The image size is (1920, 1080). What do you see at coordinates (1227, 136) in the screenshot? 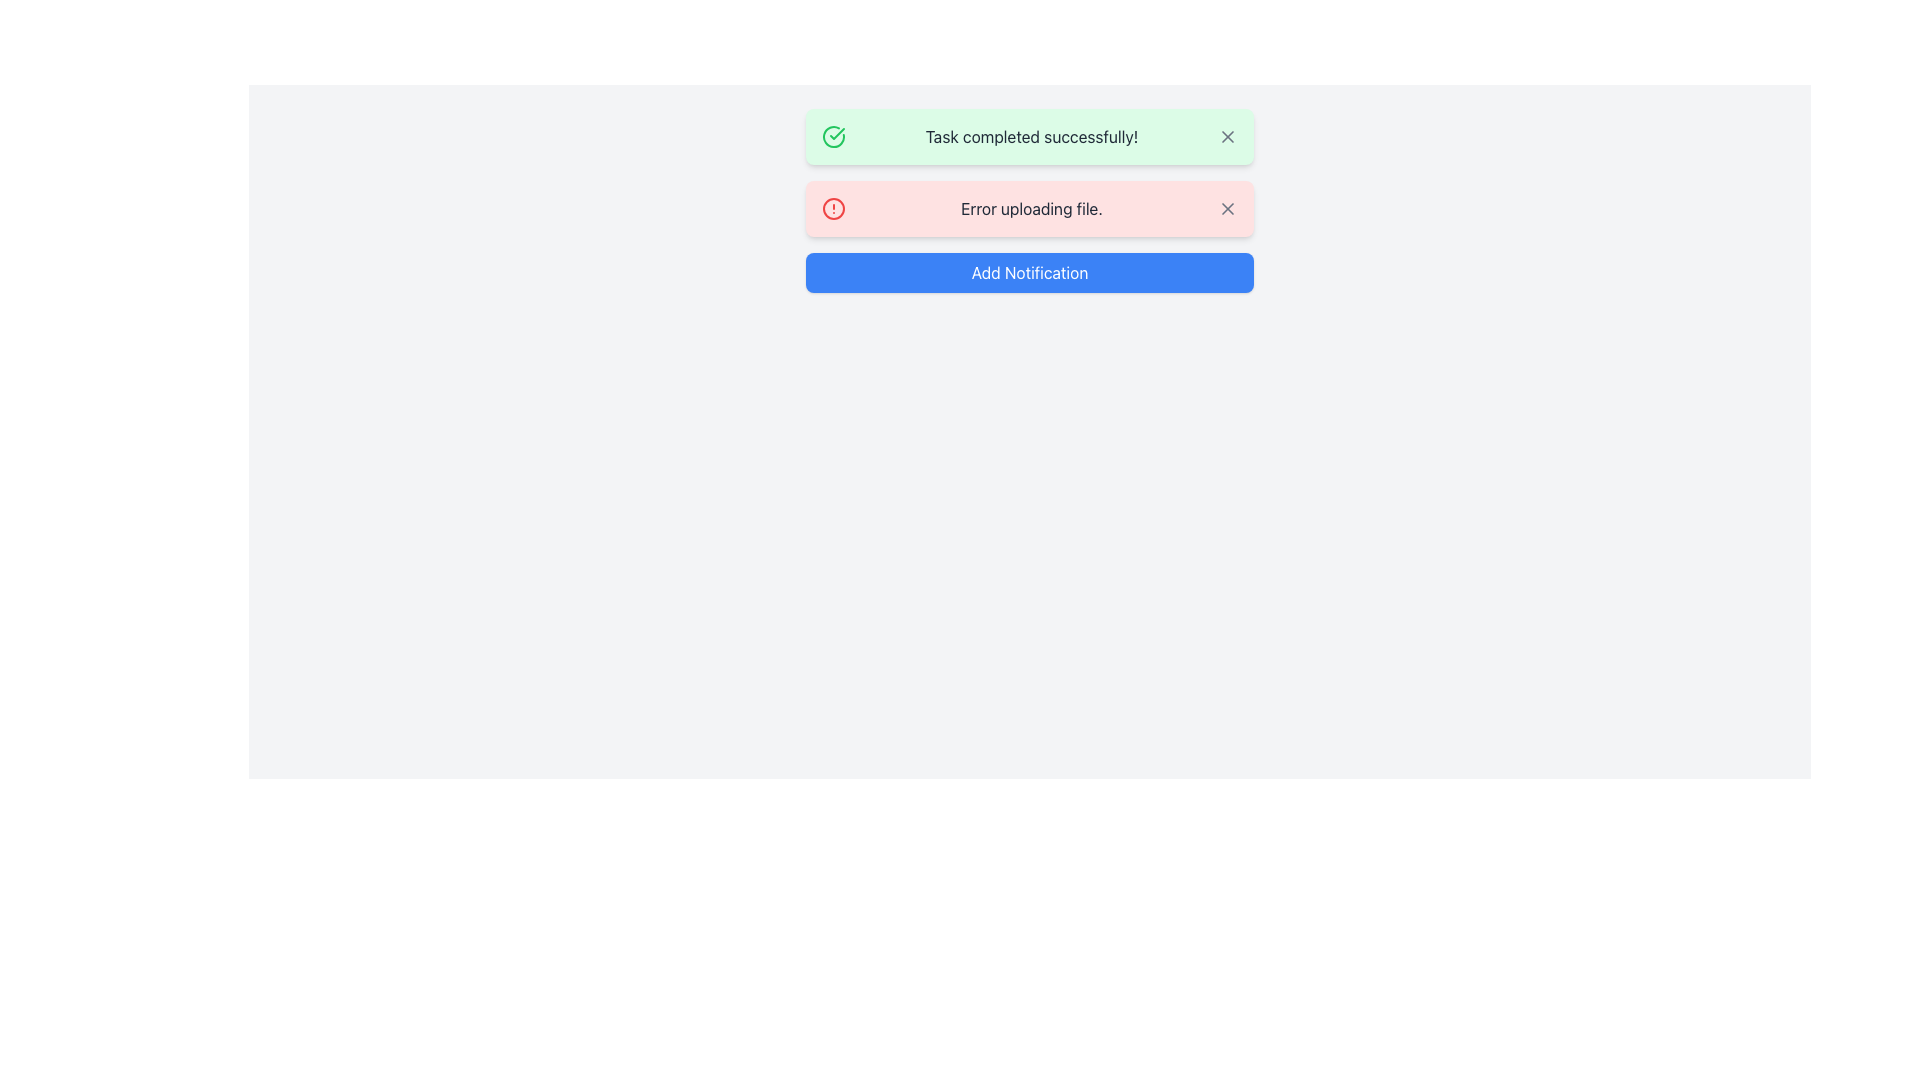
I see `the small cross-shaped icon` at bounding box center [1227, 136].